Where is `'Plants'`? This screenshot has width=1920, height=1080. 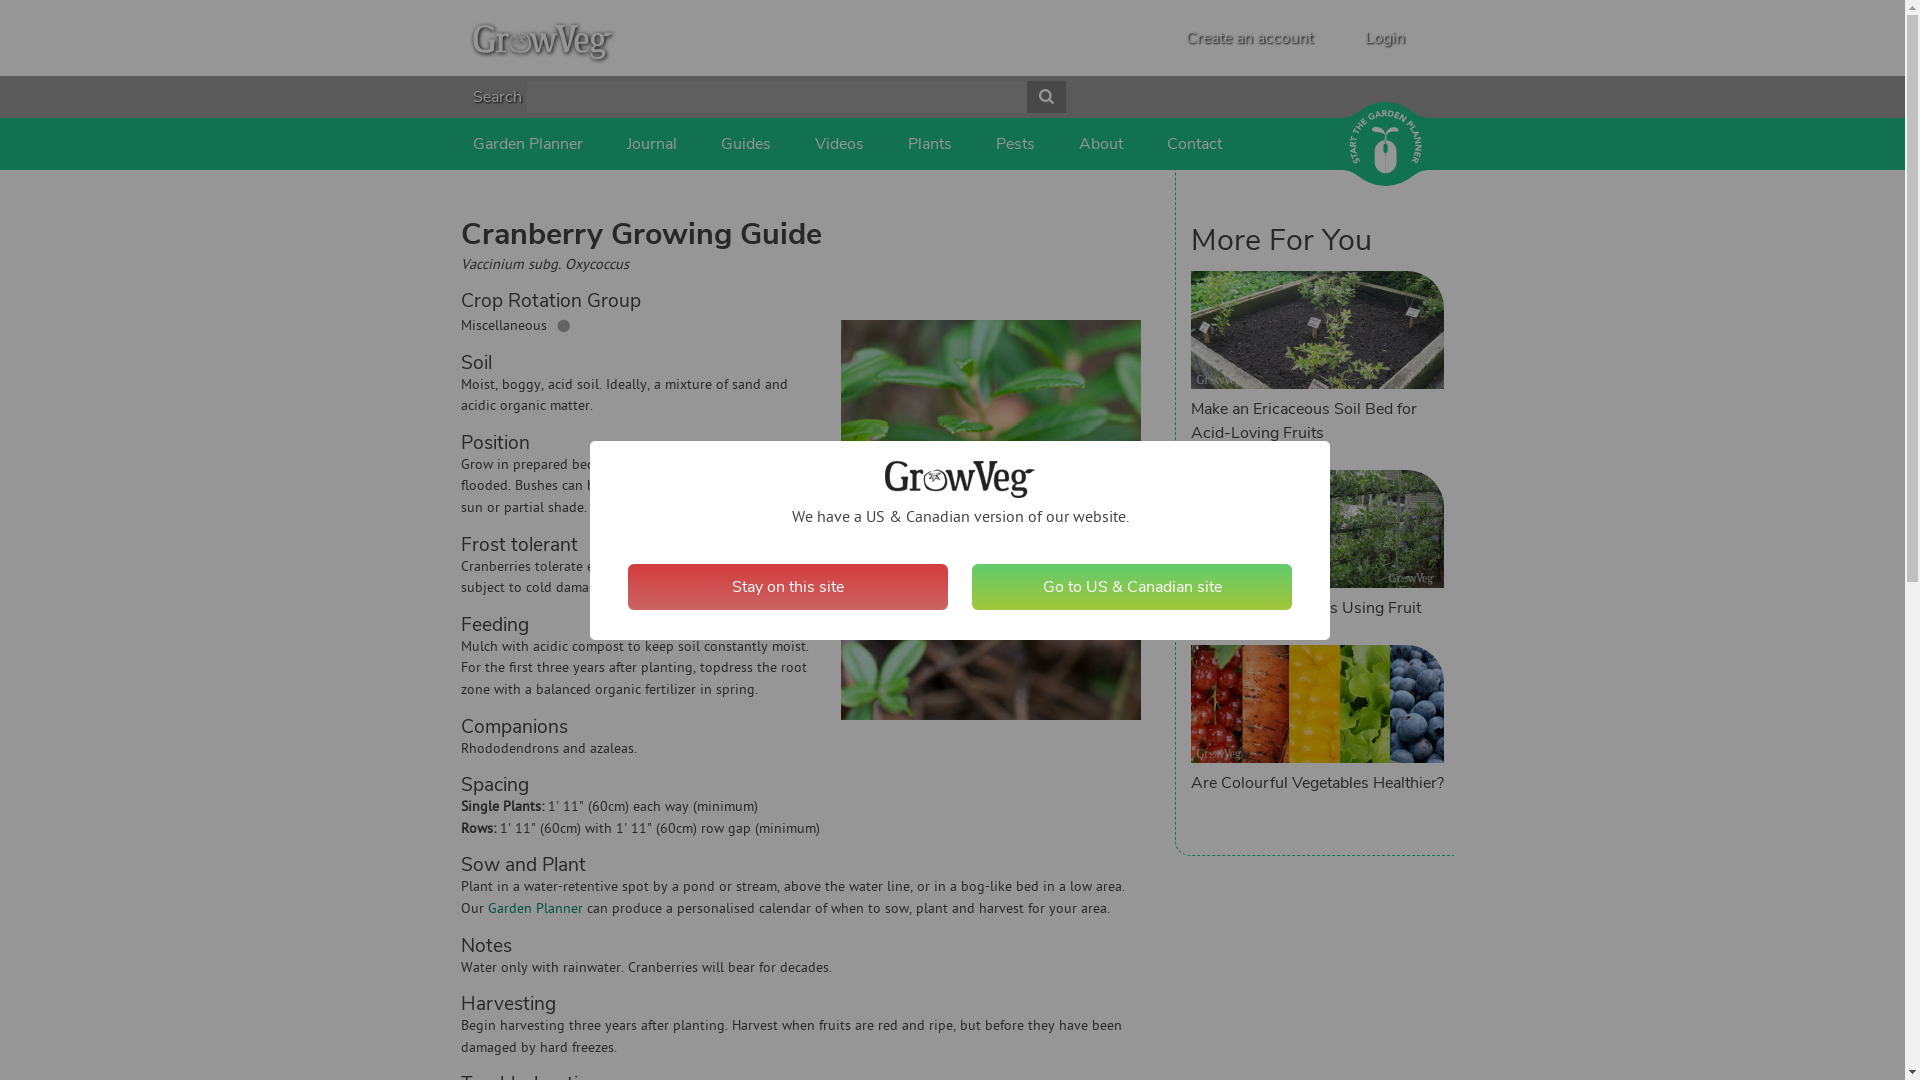 'Plants' is located at coordinates (929, 142).